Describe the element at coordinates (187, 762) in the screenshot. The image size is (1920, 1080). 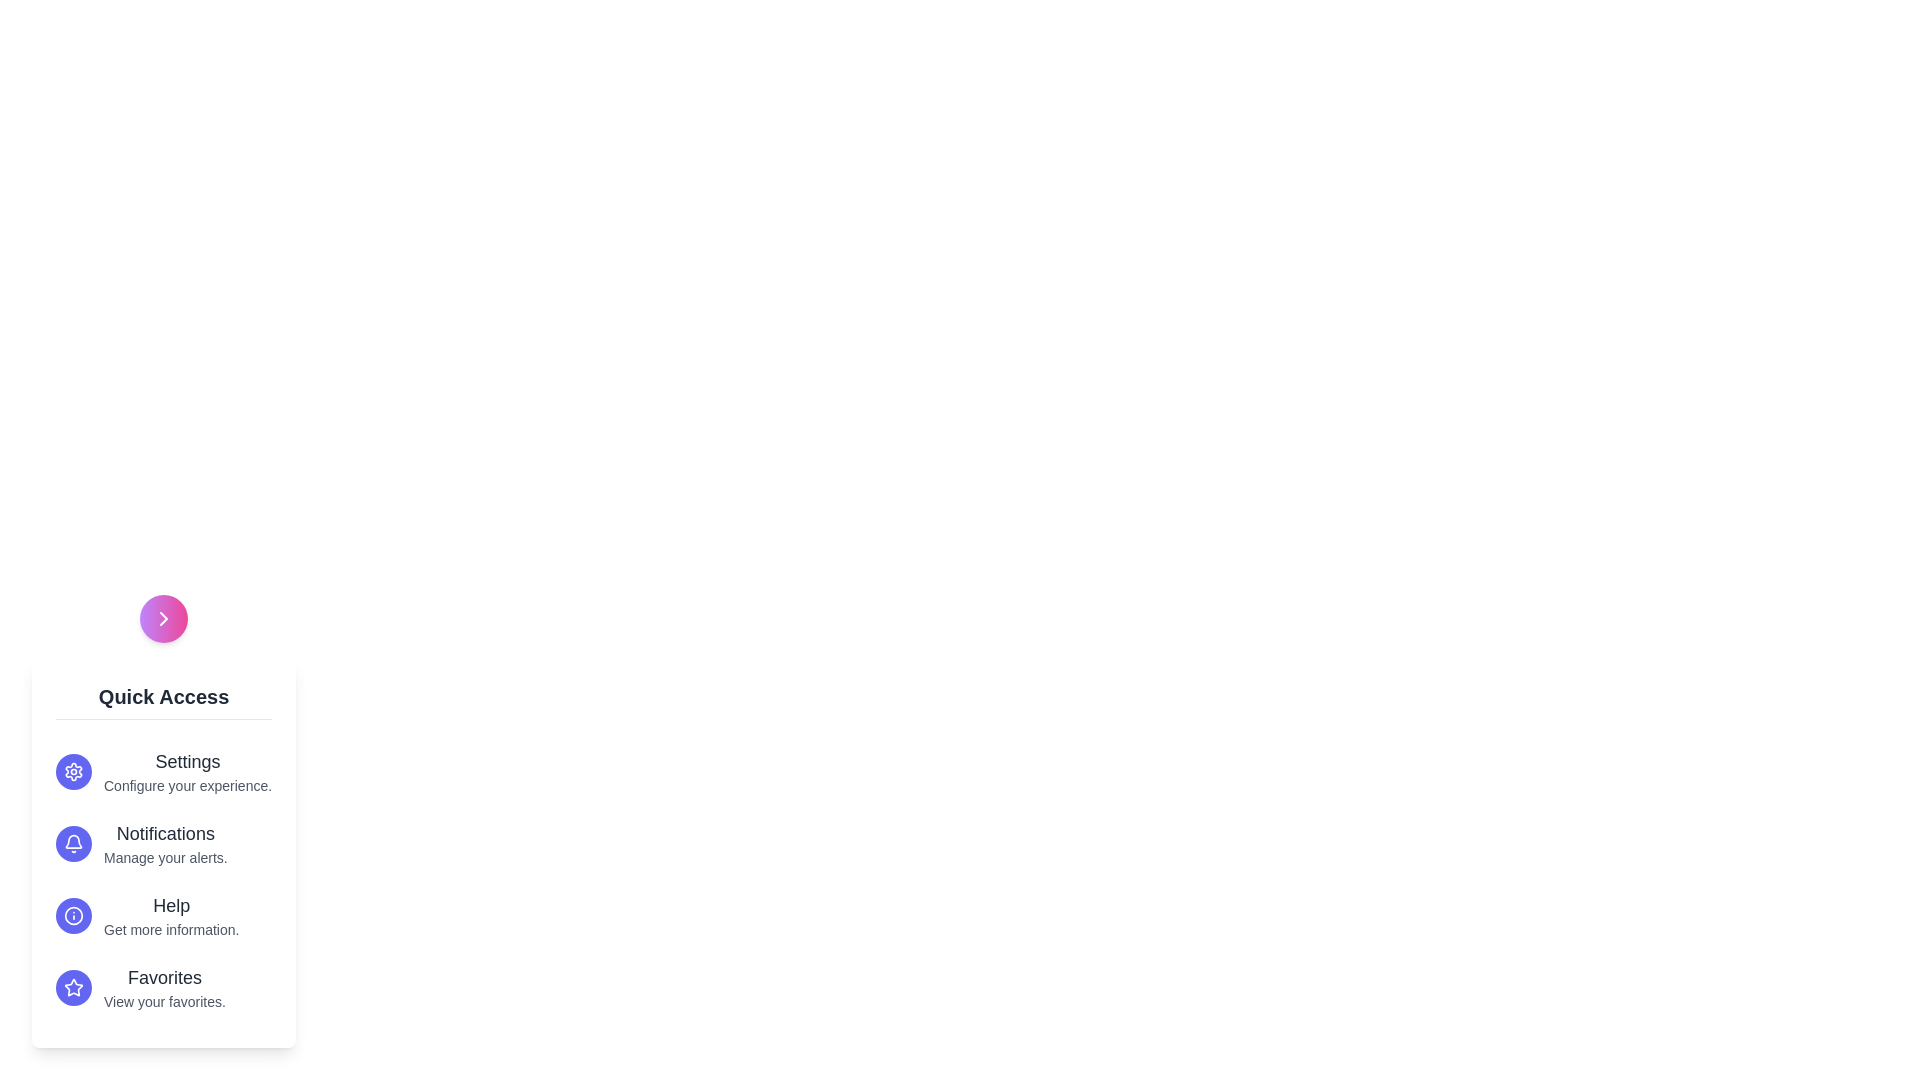
I see `the 'Settings' option in the menu` at that location.